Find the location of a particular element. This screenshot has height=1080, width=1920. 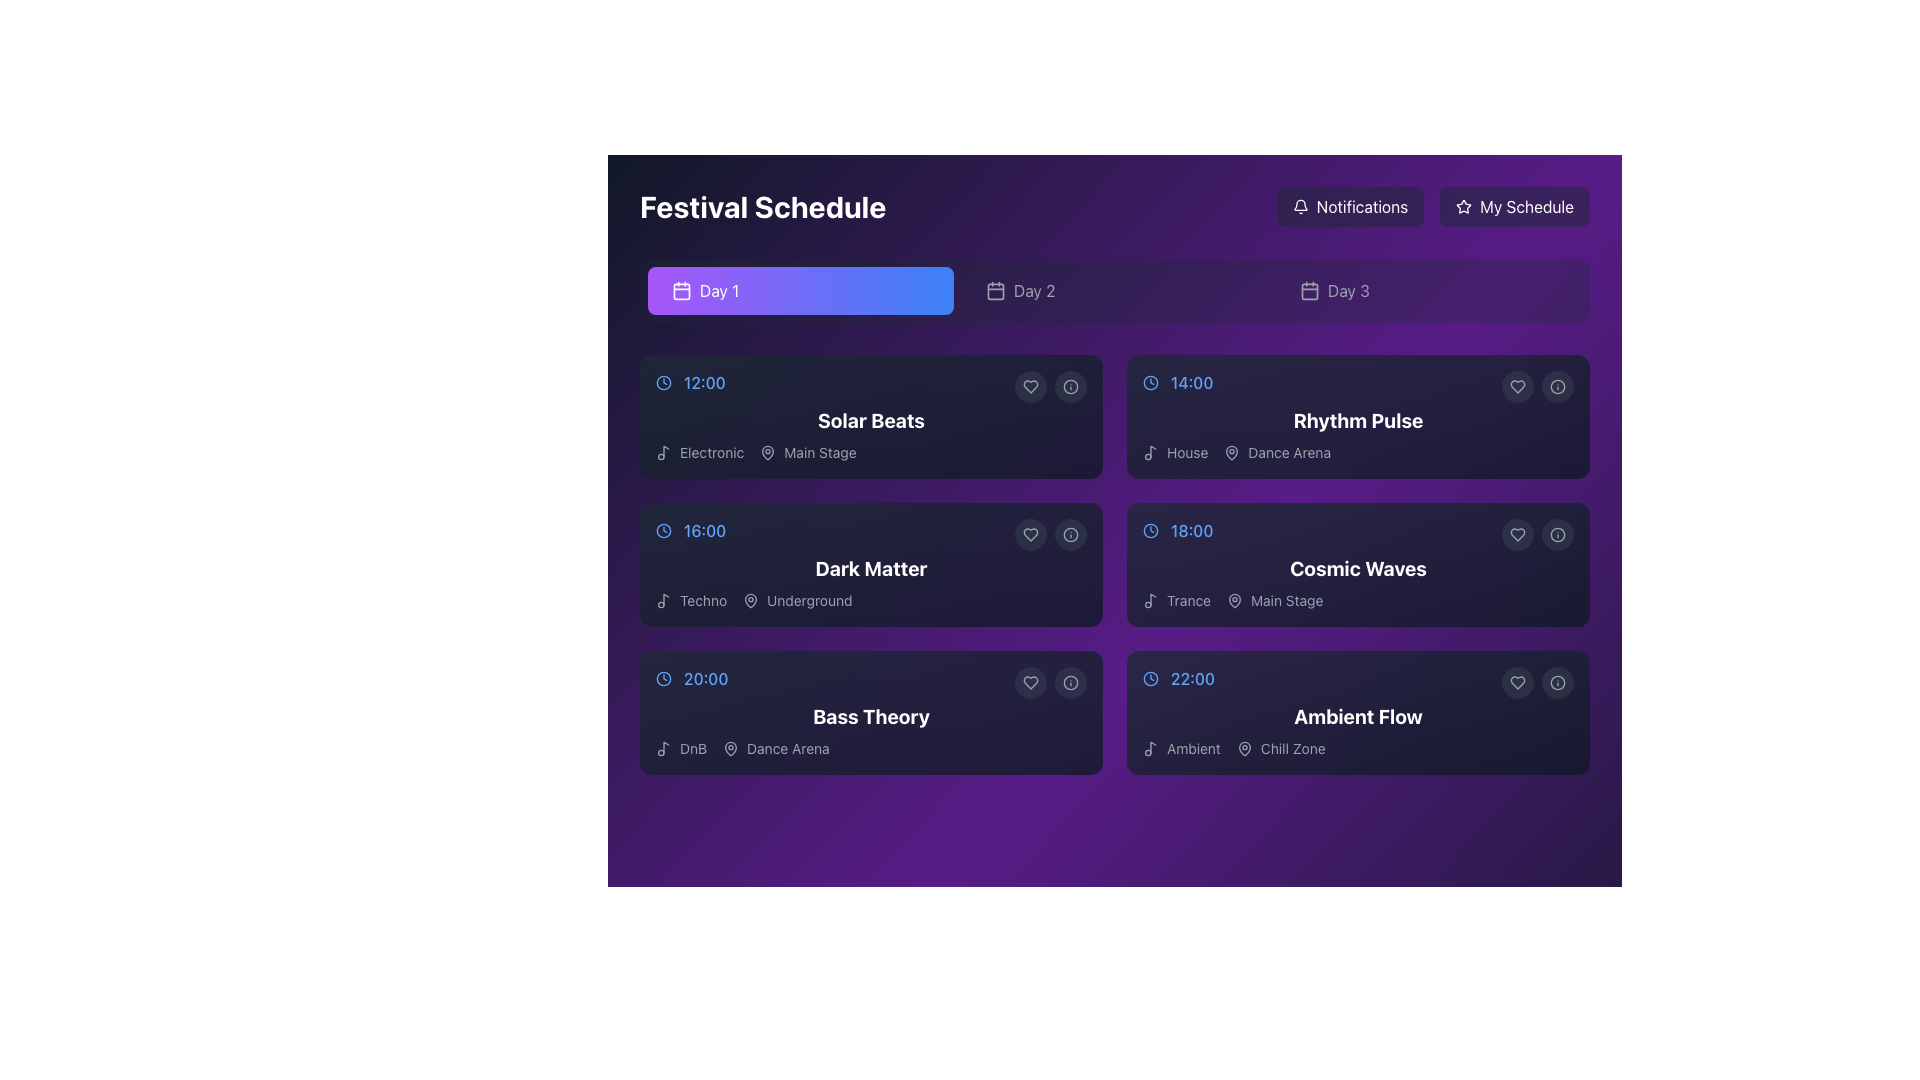

the music icon associated with the 'Trance' genre in the 'Cosmic Waves' schedule card is located at coordinates (1153, 598).